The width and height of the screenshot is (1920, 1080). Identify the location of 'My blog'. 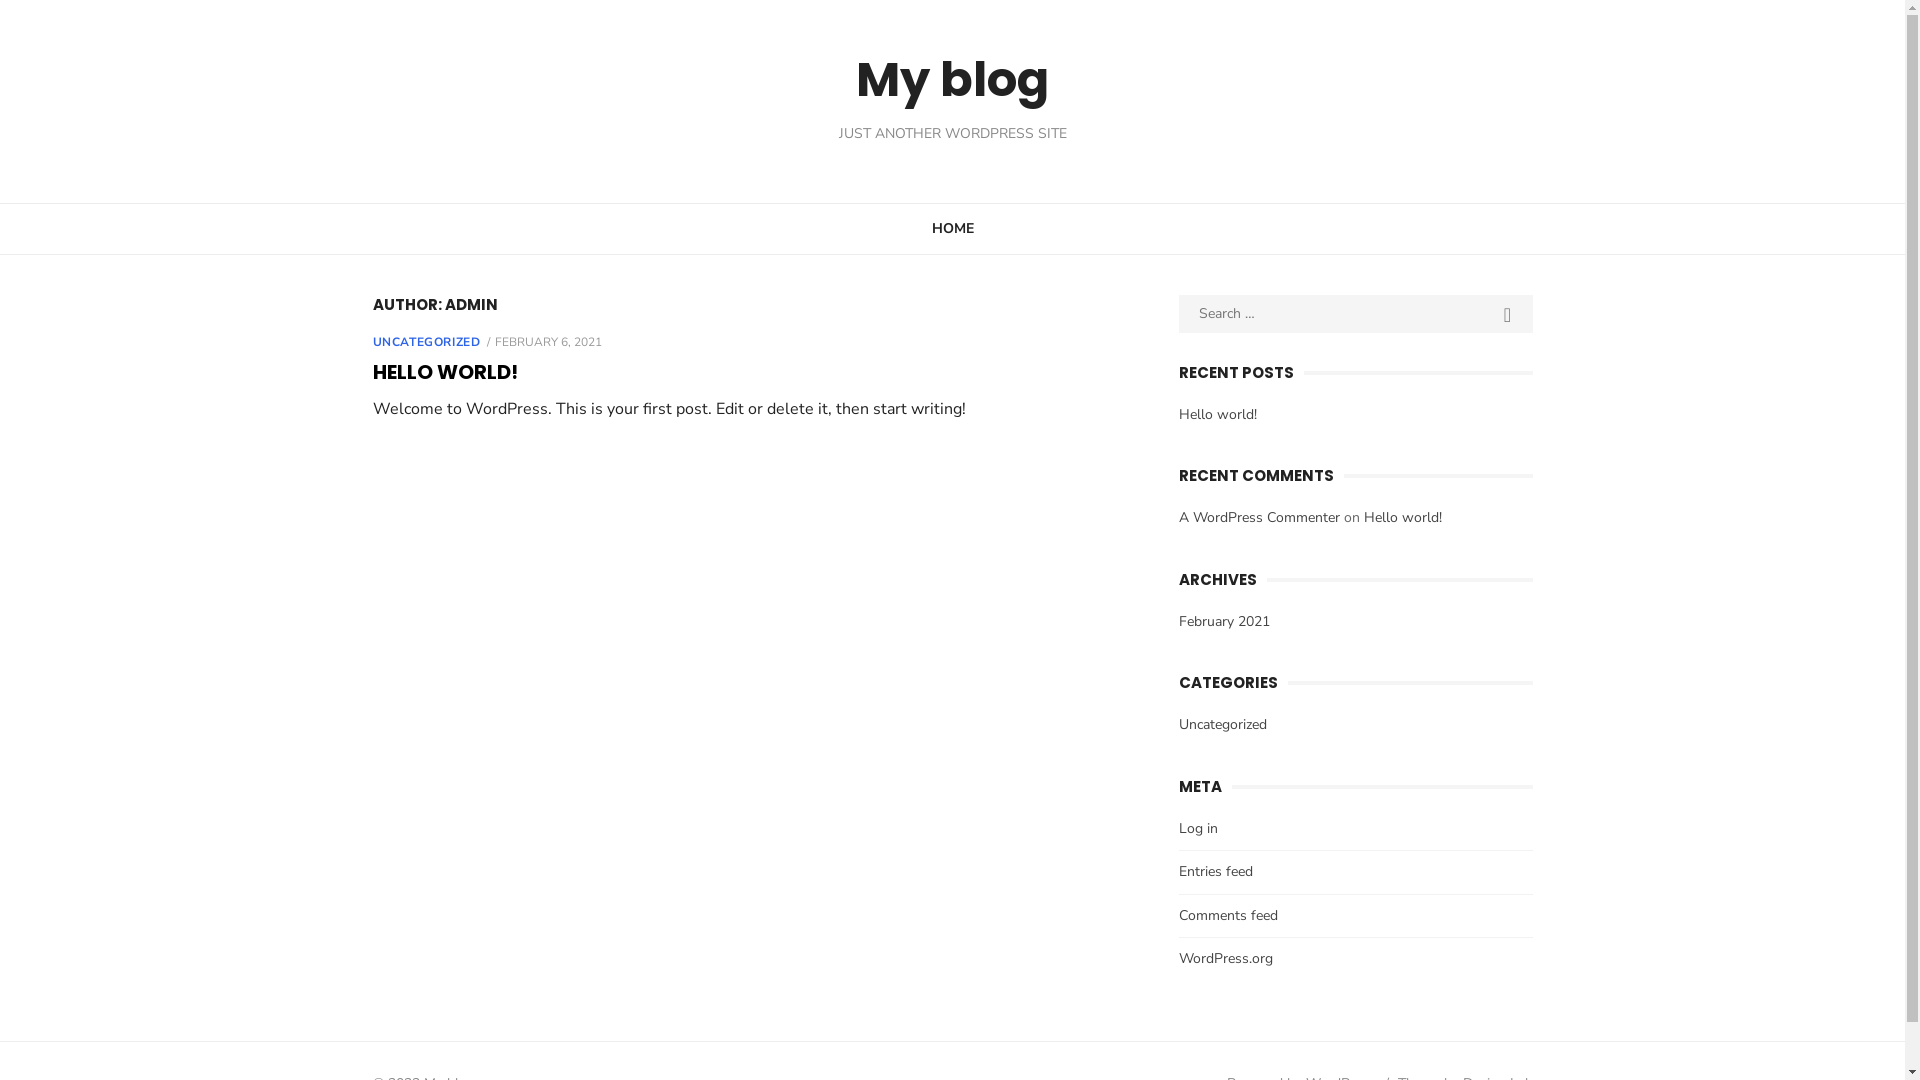
(951, 78).